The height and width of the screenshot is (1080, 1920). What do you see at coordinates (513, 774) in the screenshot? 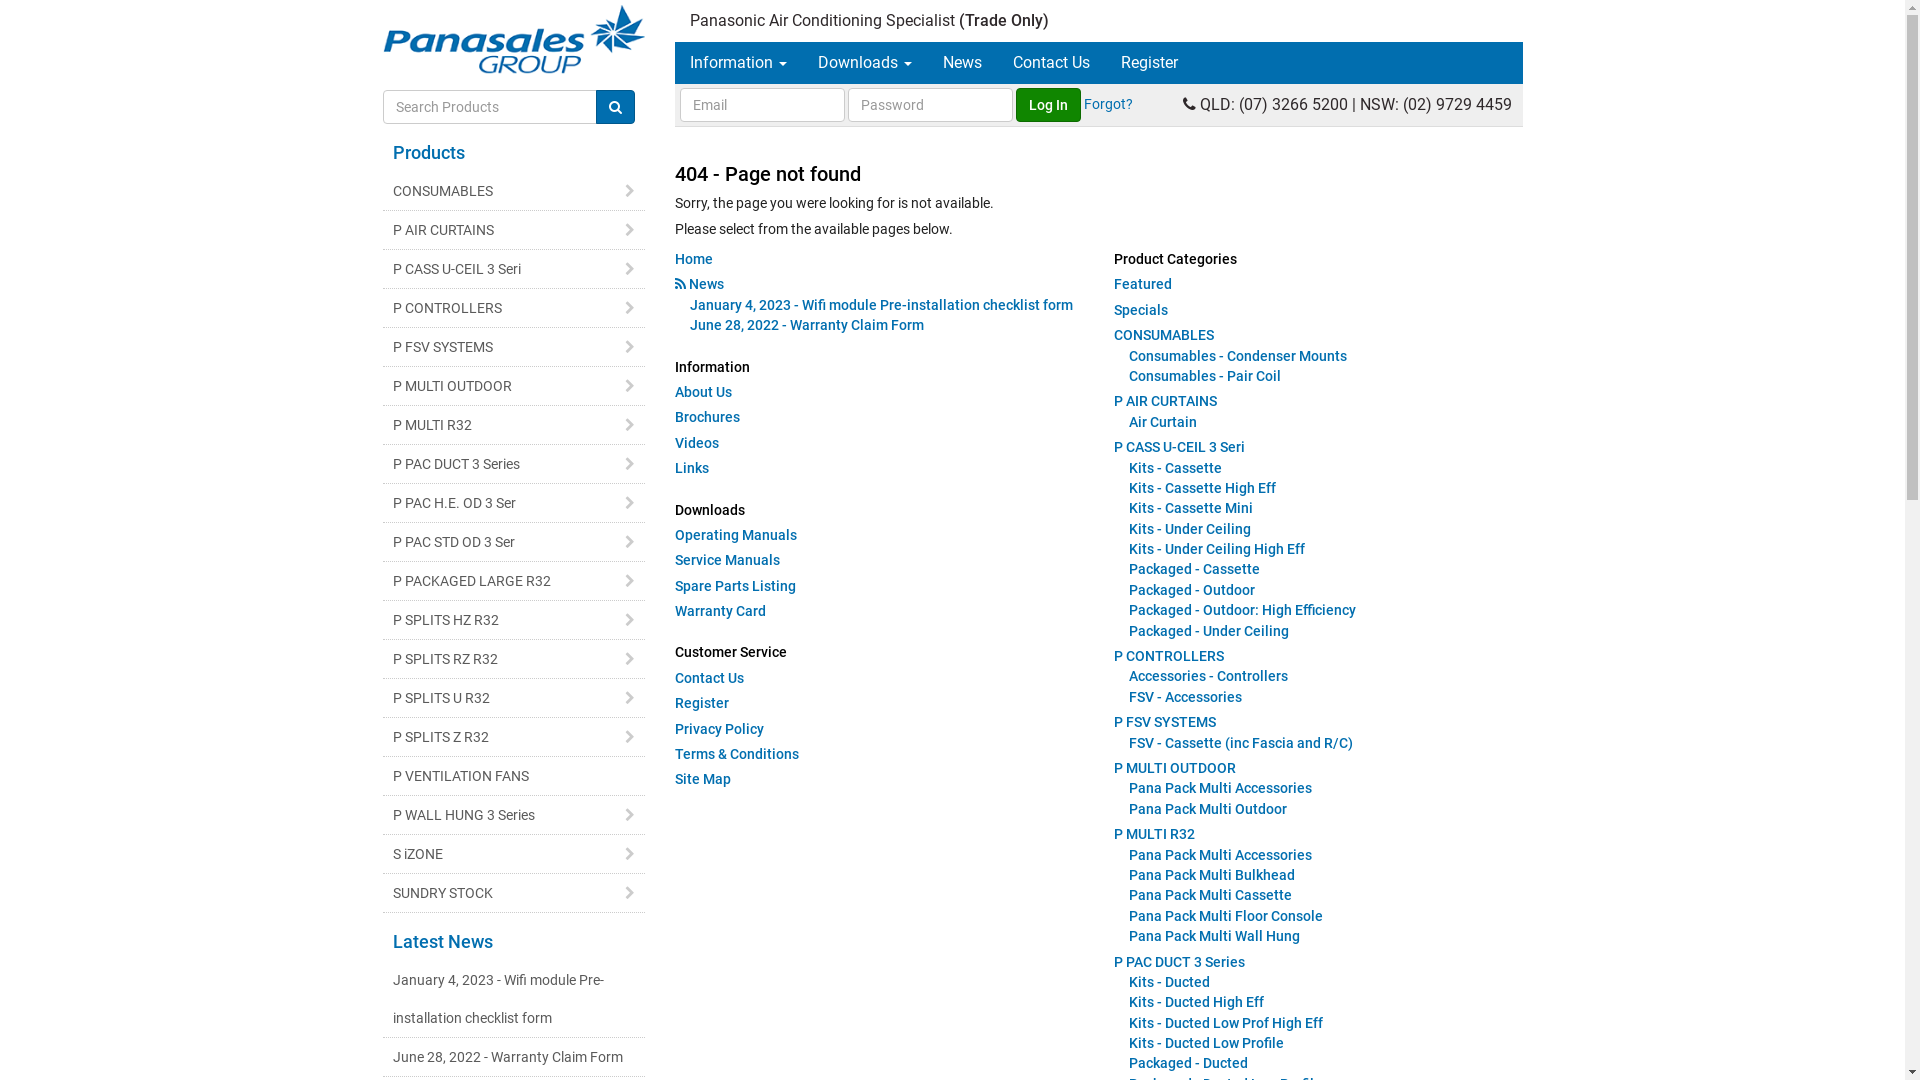
I see `'P VENTILATION FANS'` at bounding box center [513, 774].